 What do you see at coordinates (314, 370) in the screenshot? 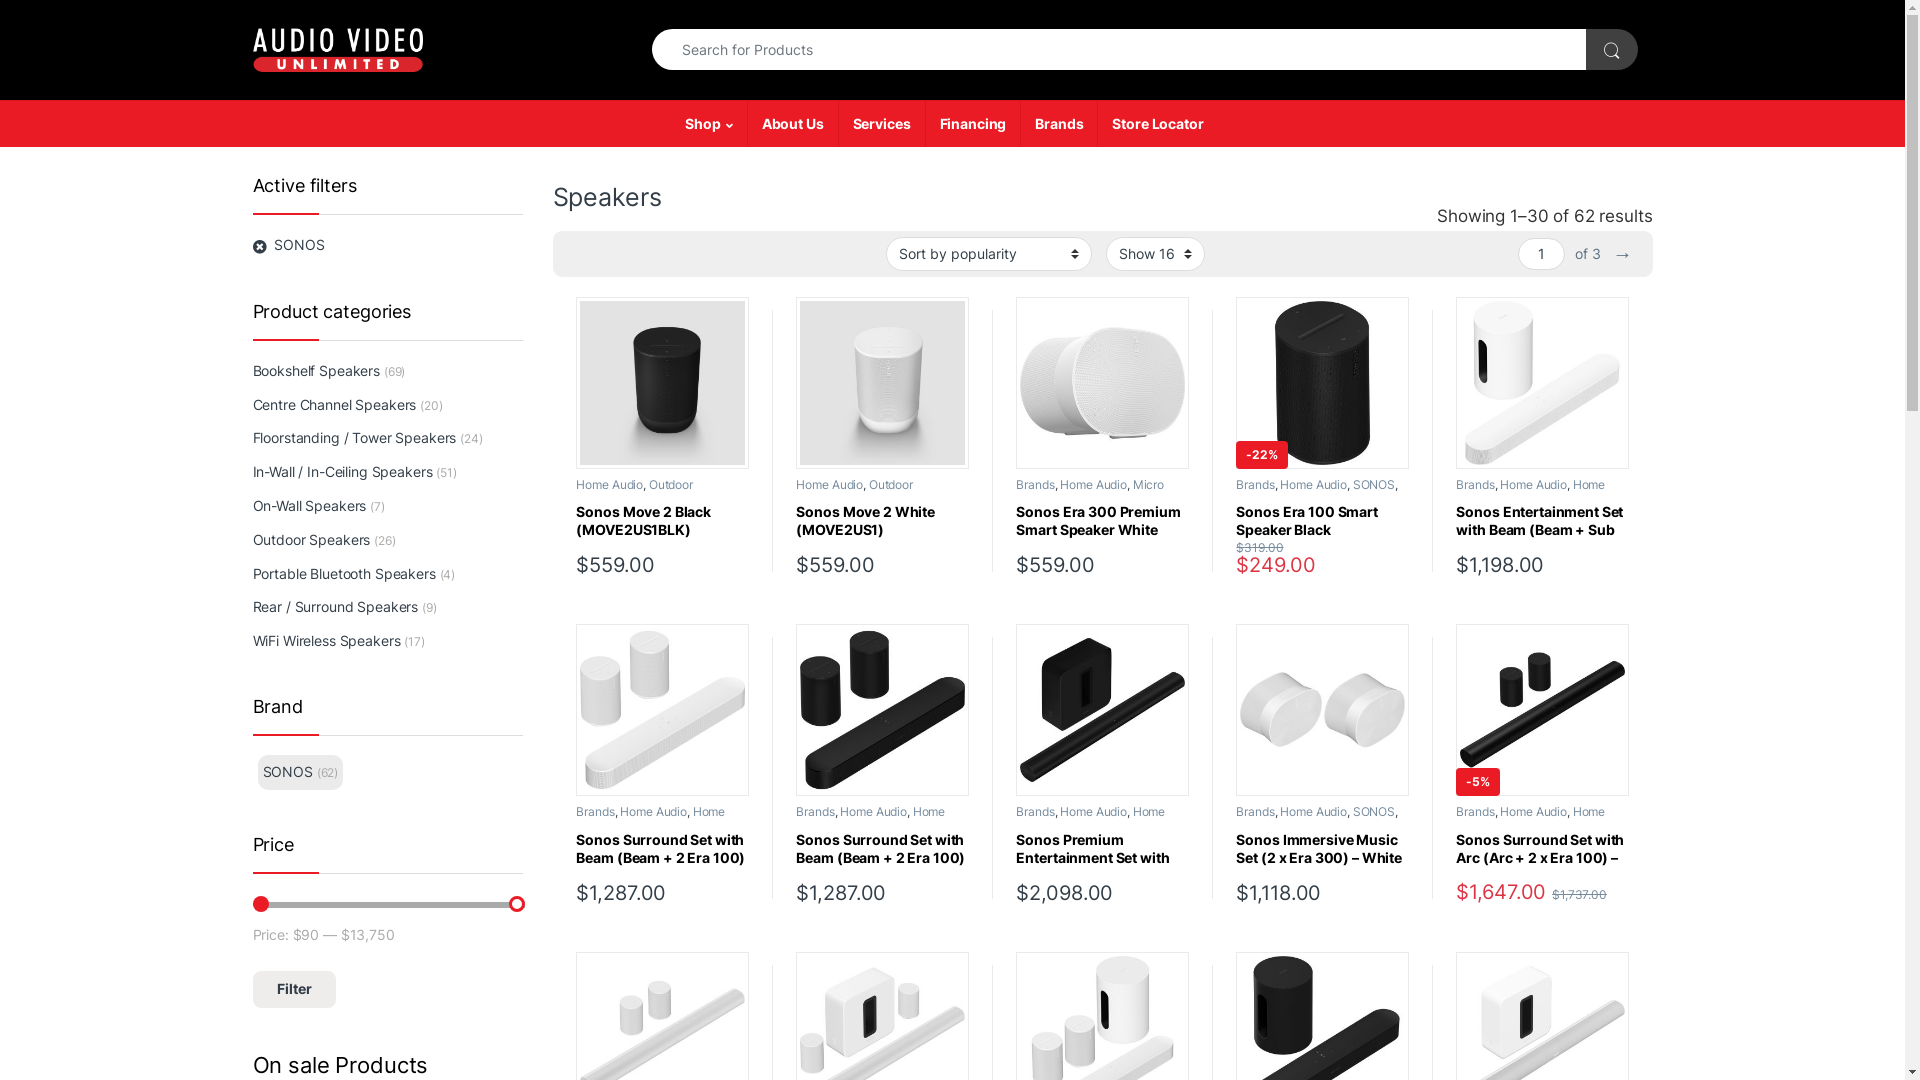
I see `'Bookshelf Speakers'` at bounding box center [314, 370].